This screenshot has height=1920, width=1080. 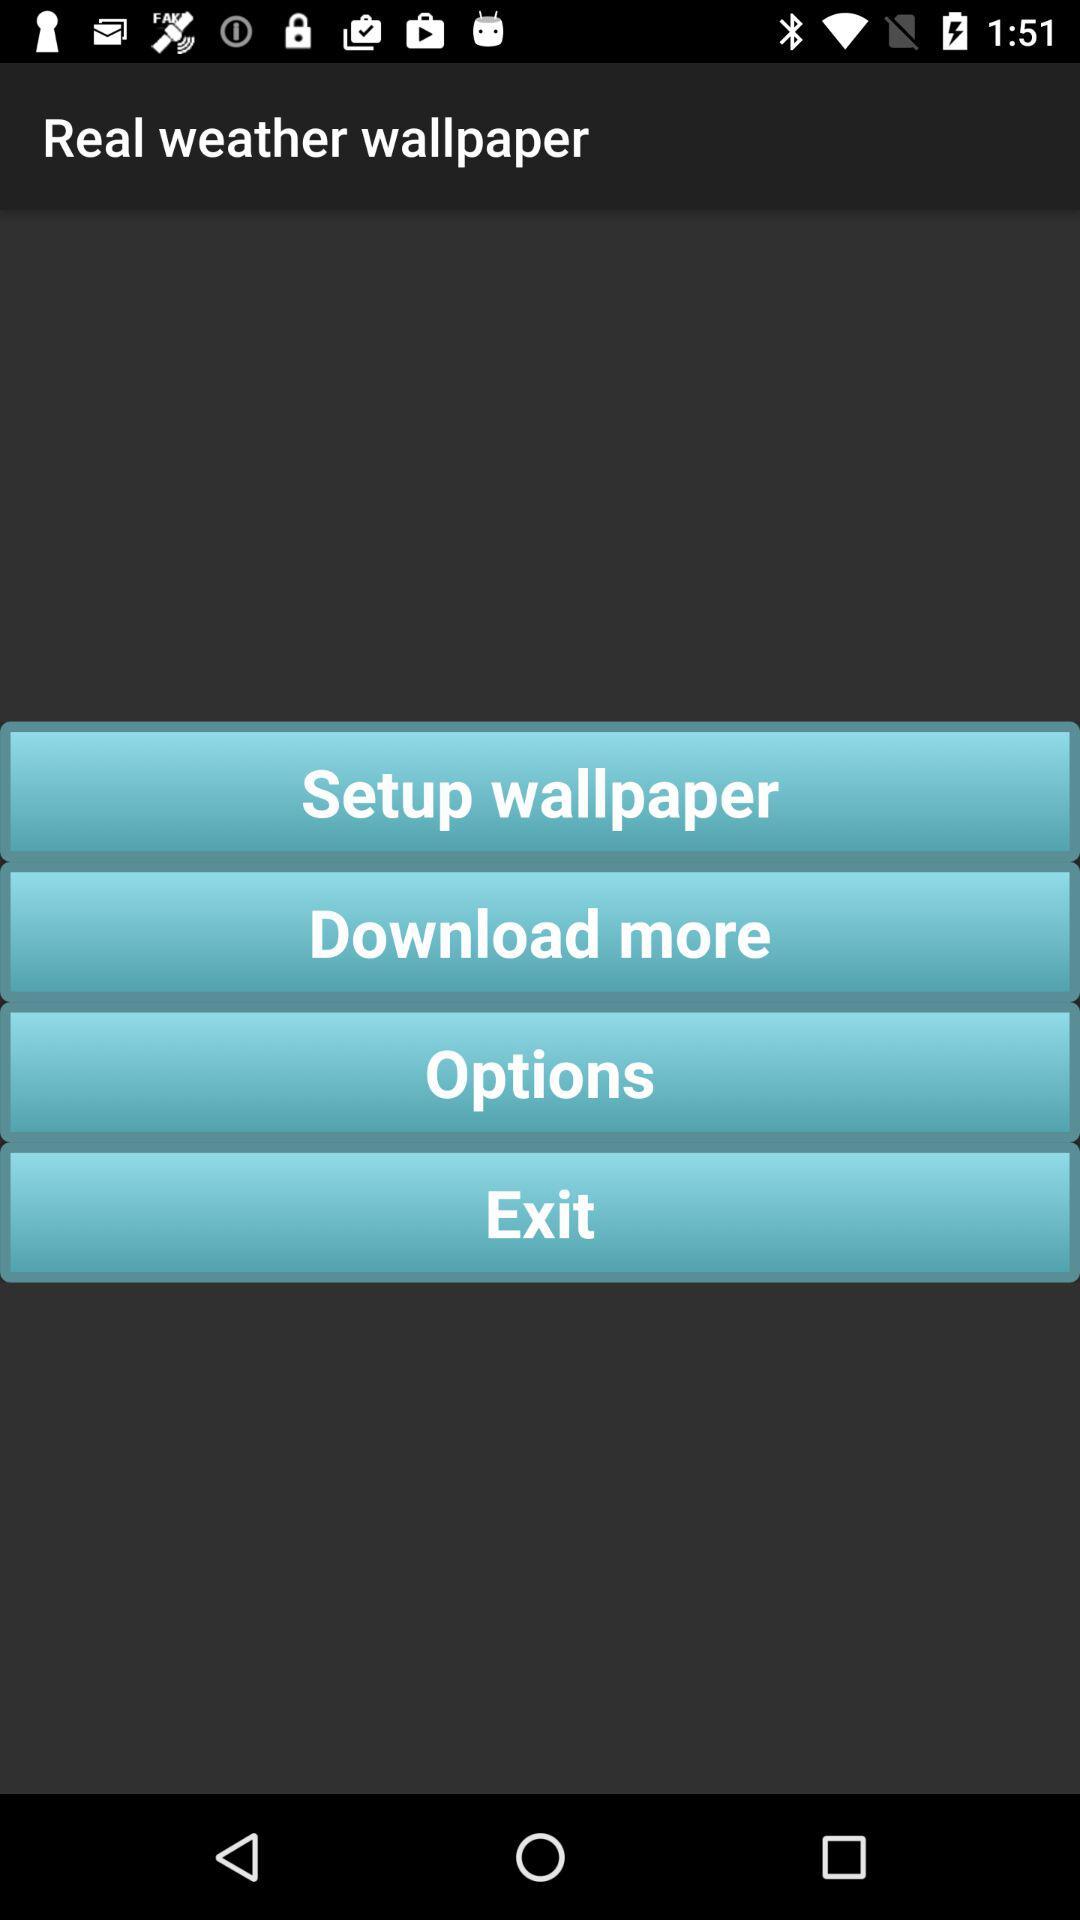 What do you see at coordinates (540, 1071) in the screenshot?
I see `the options` at bounding box center [540, 1071].